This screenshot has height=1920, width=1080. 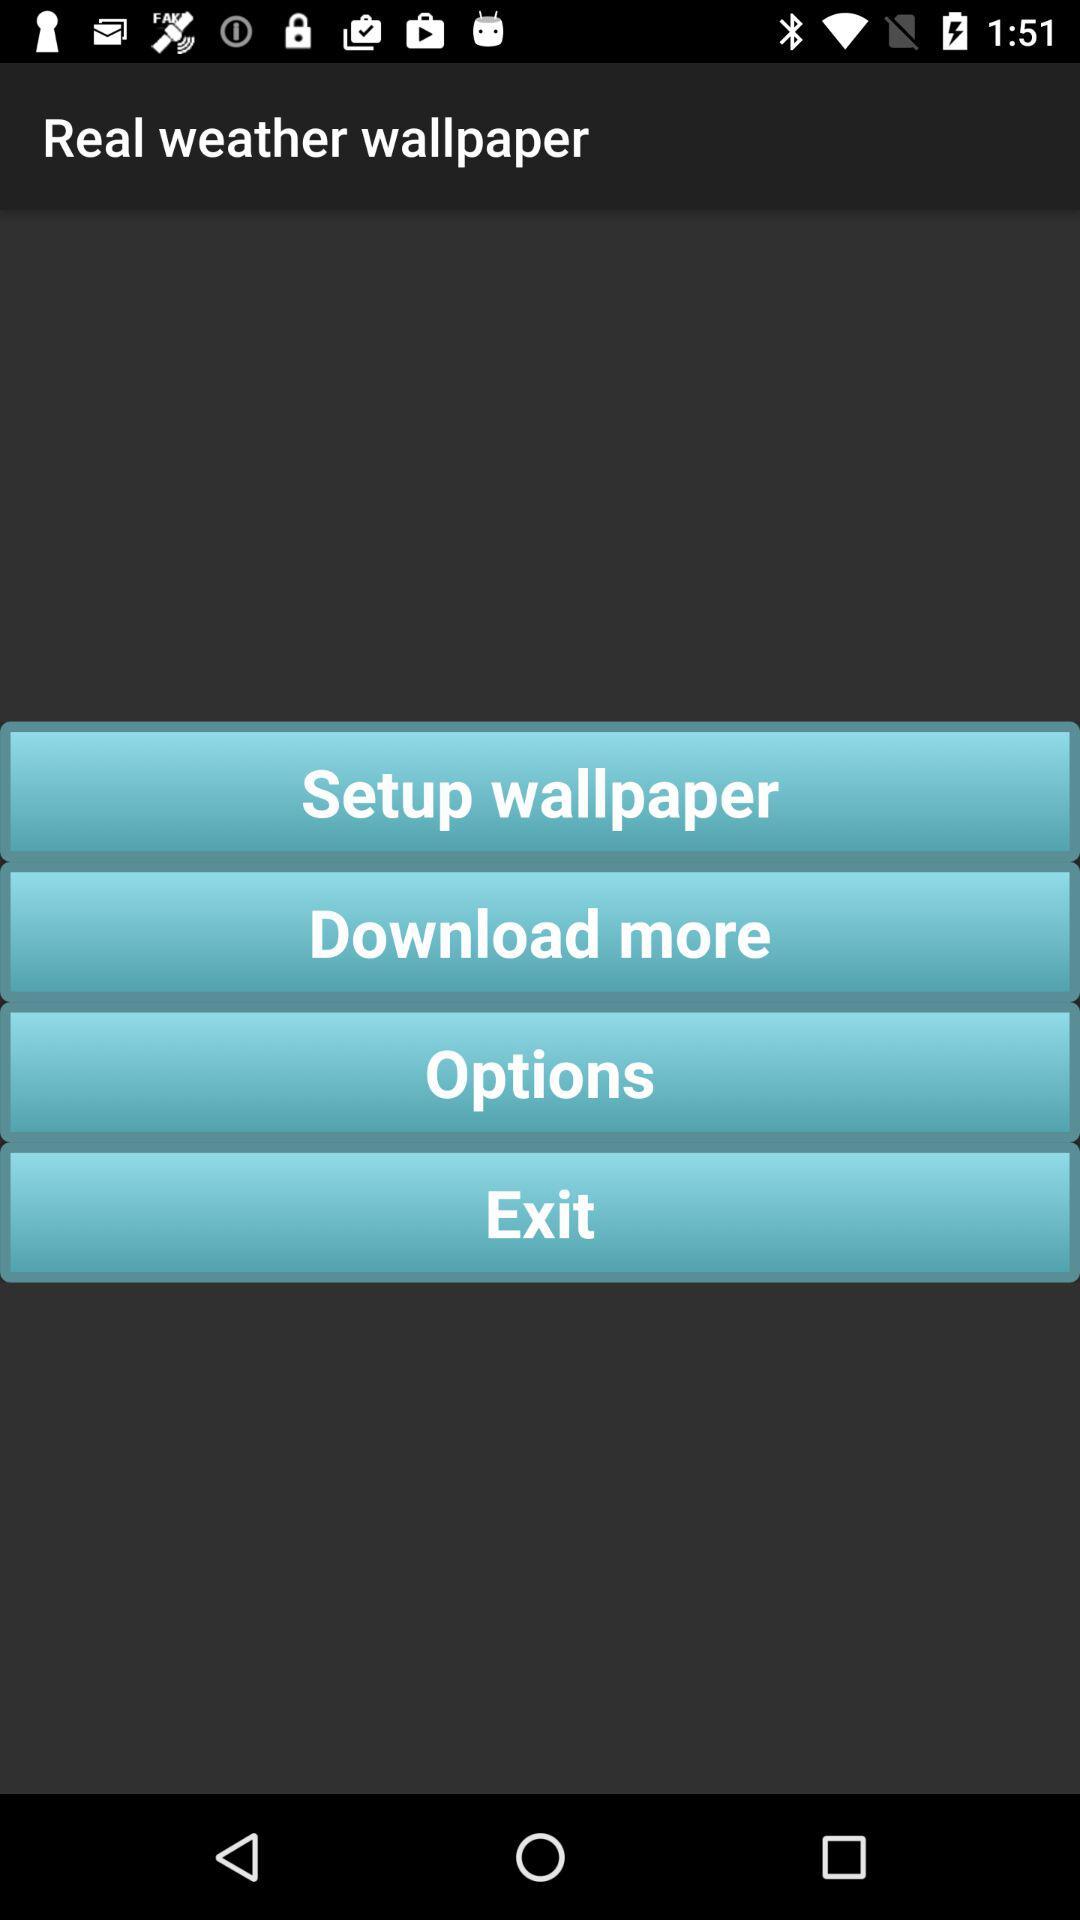 What do you see at coordinates (540, 1071) in the screenshot?
I see `the options` at bounding box center [540, 1071].